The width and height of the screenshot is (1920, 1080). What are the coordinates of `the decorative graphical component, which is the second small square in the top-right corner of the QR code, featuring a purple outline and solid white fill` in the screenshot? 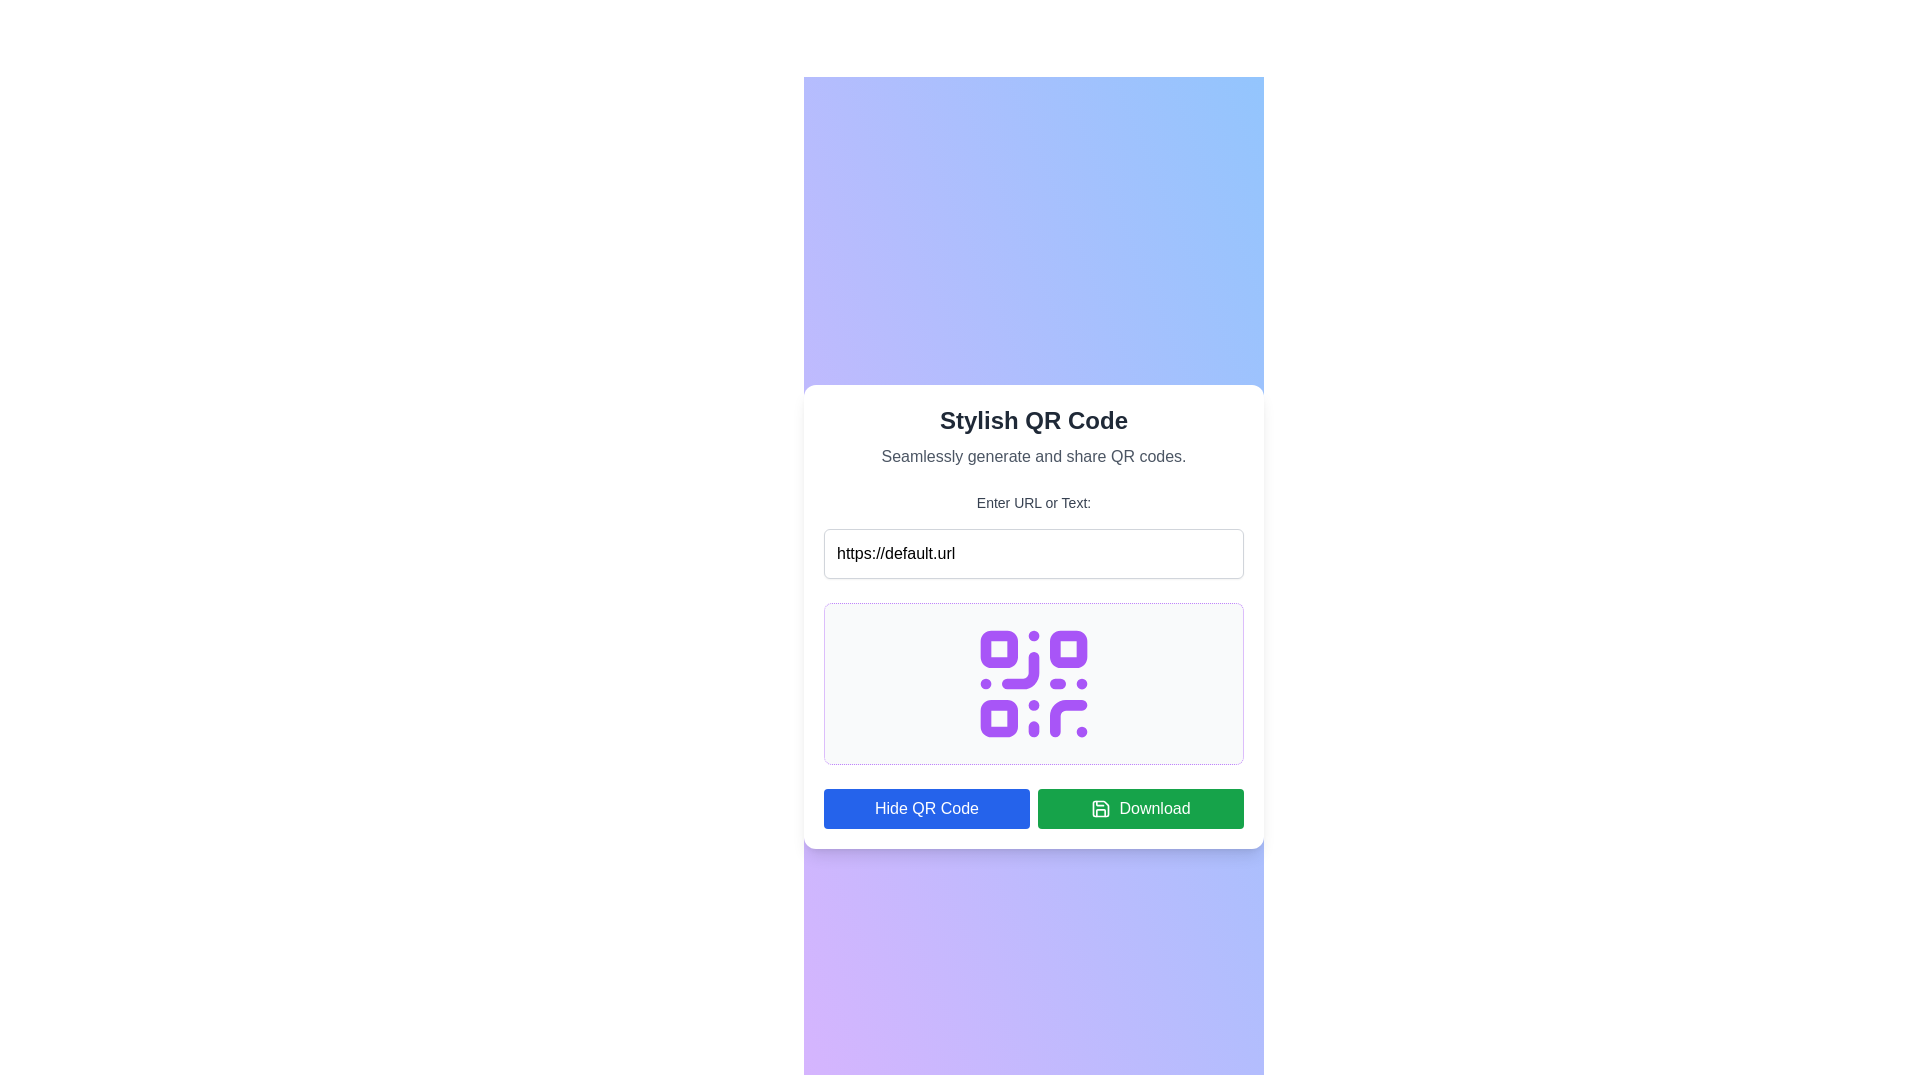 It's located at (1067, 649).